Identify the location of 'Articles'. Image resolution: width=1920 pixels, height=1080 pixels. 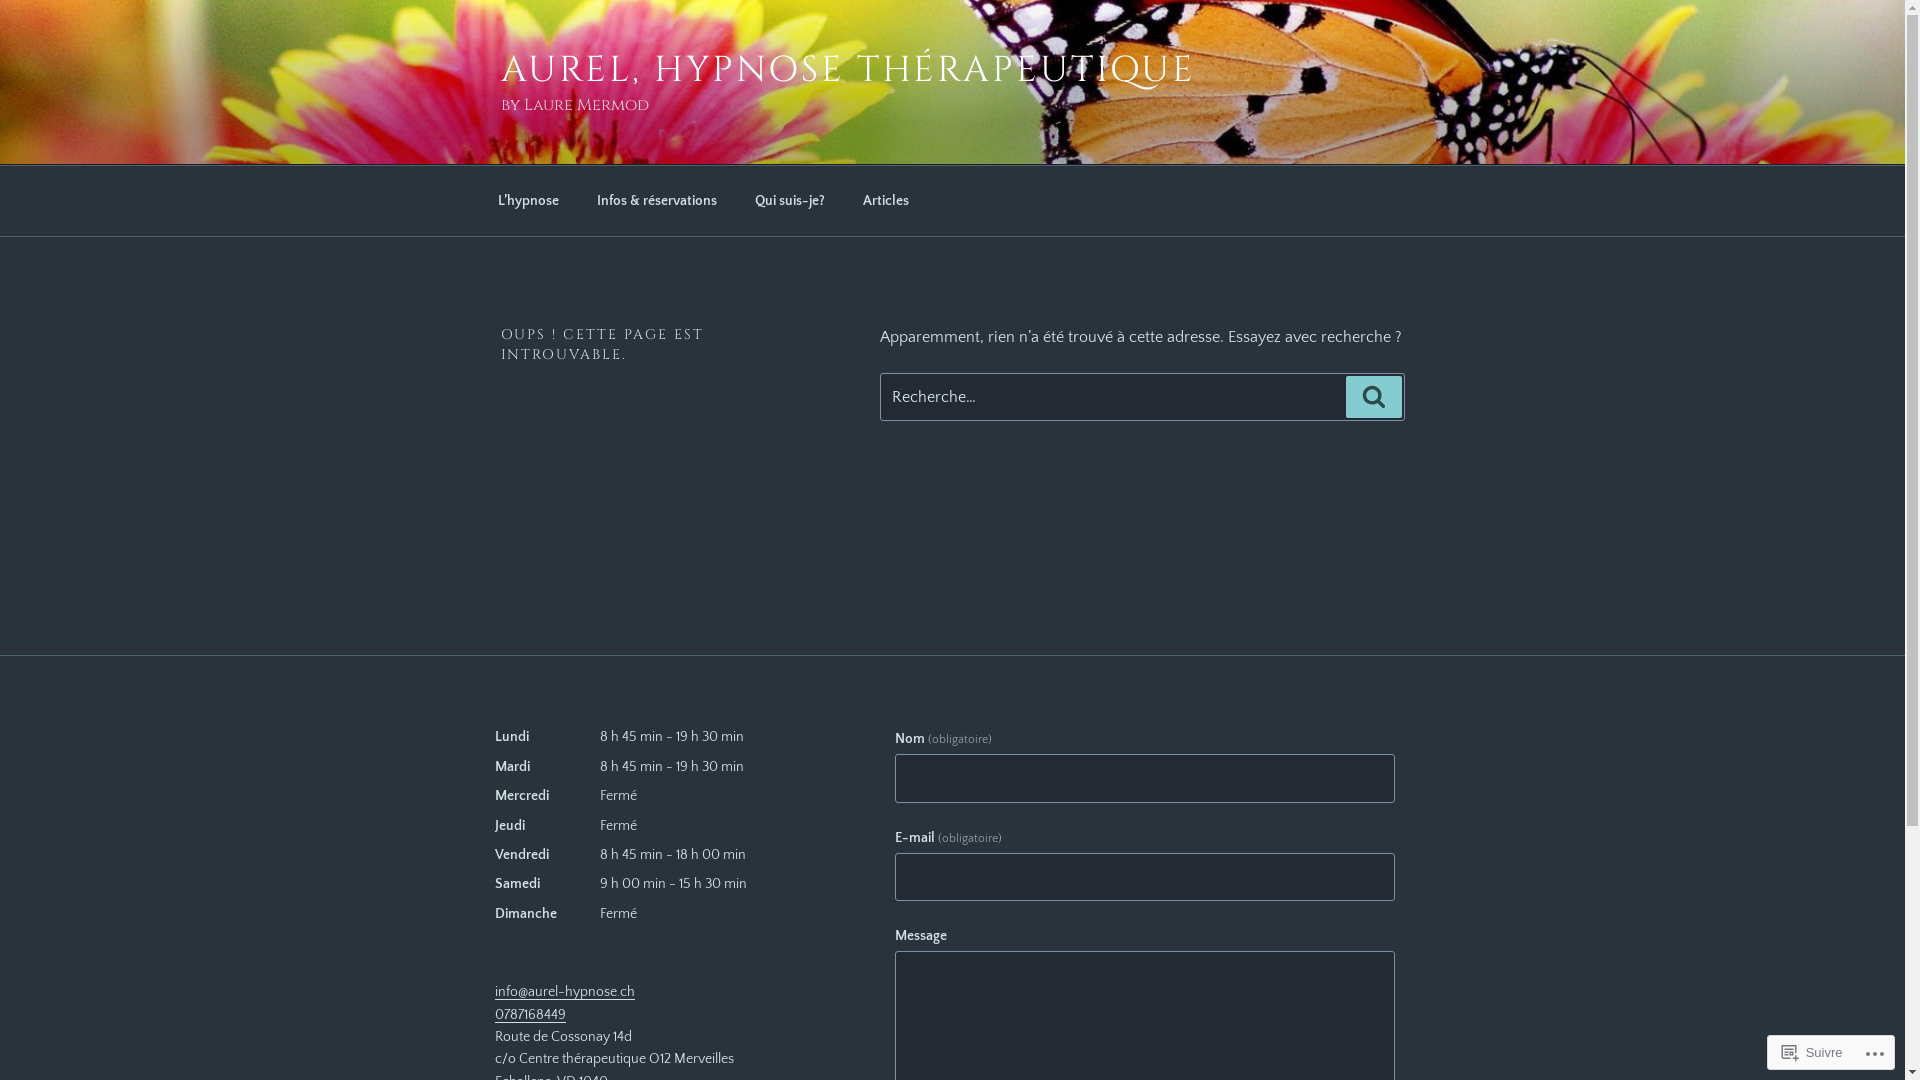
(885, 200).